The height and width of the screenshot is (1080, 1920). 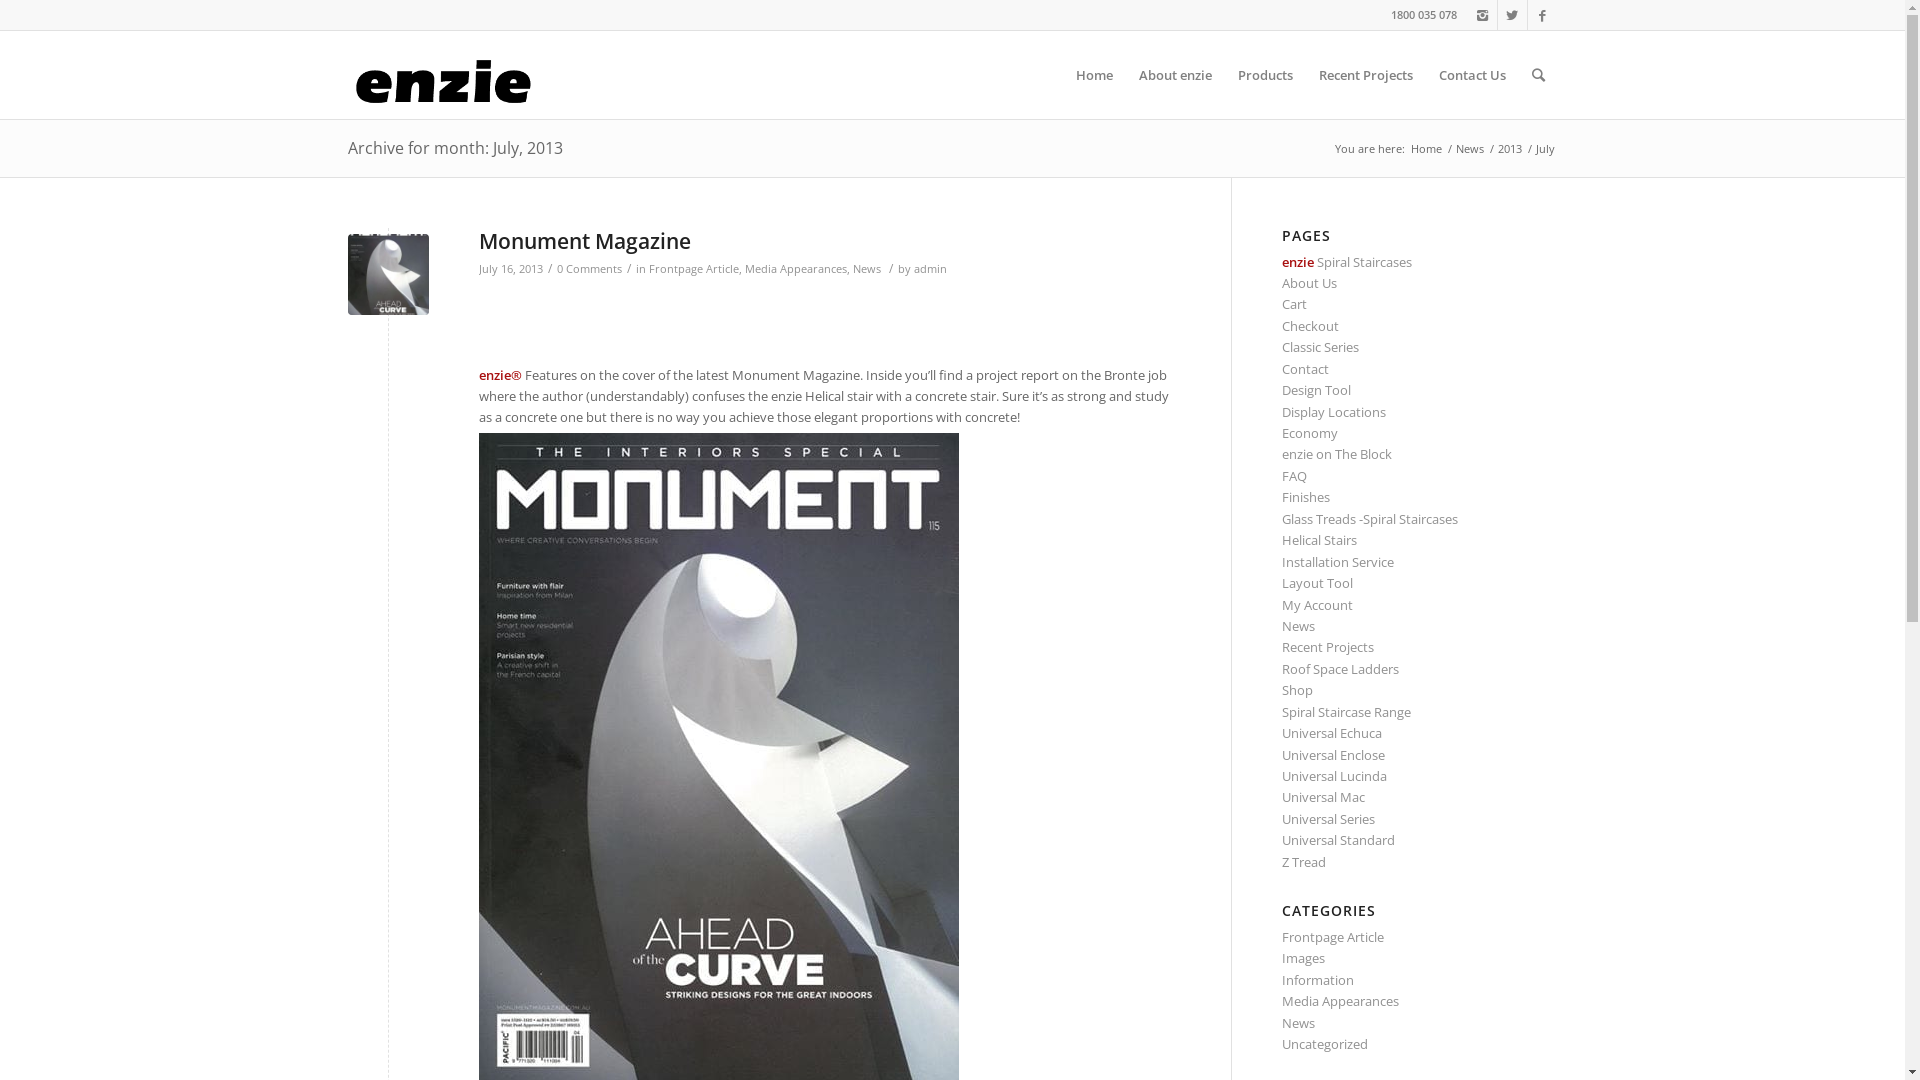 What do you see at coordinates (1347, 261) in the screenshot?
I see `'enzie Spiral Staircases'` at bounding box center [1347, 261].